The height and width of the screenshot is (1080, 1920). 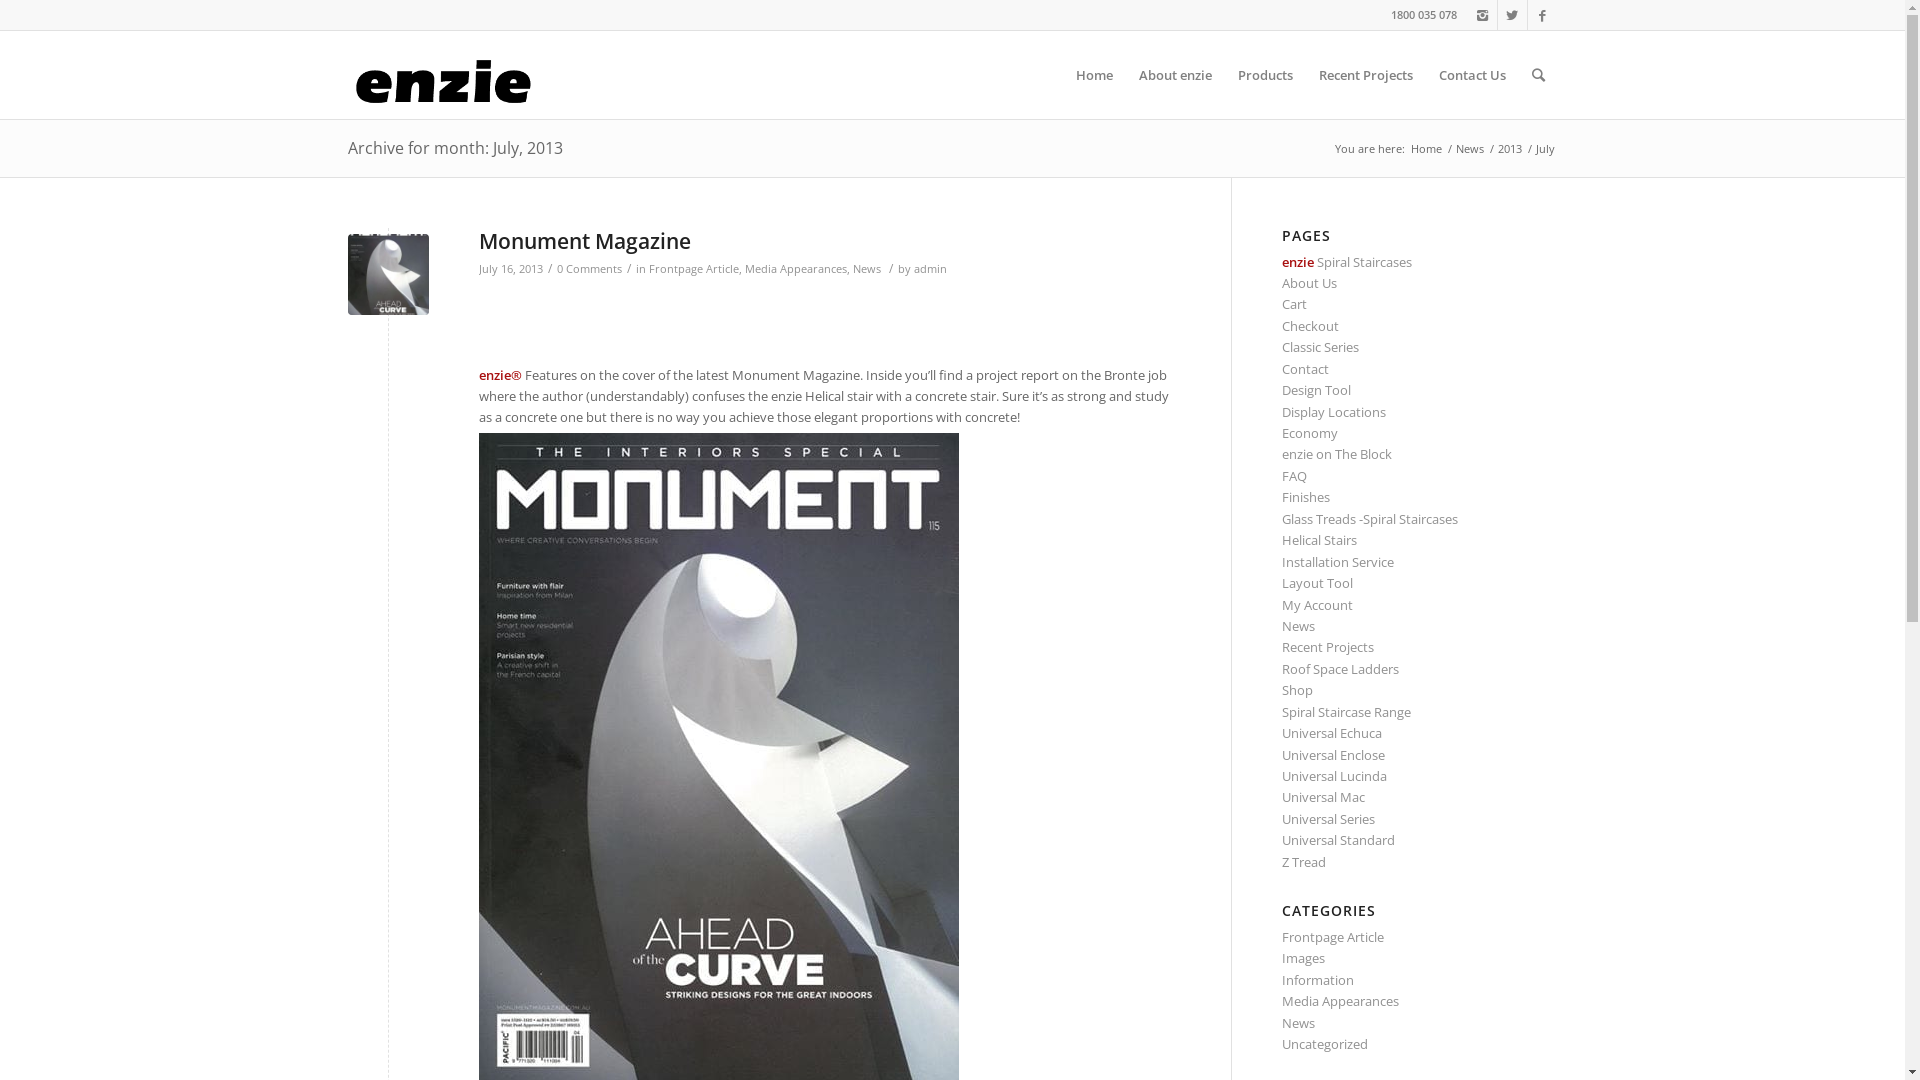 What do you see at coordinates (1347, 261) in the screenshot?
I see `'enzie Spiral Staircases'` at bounding box center [1347, 261].